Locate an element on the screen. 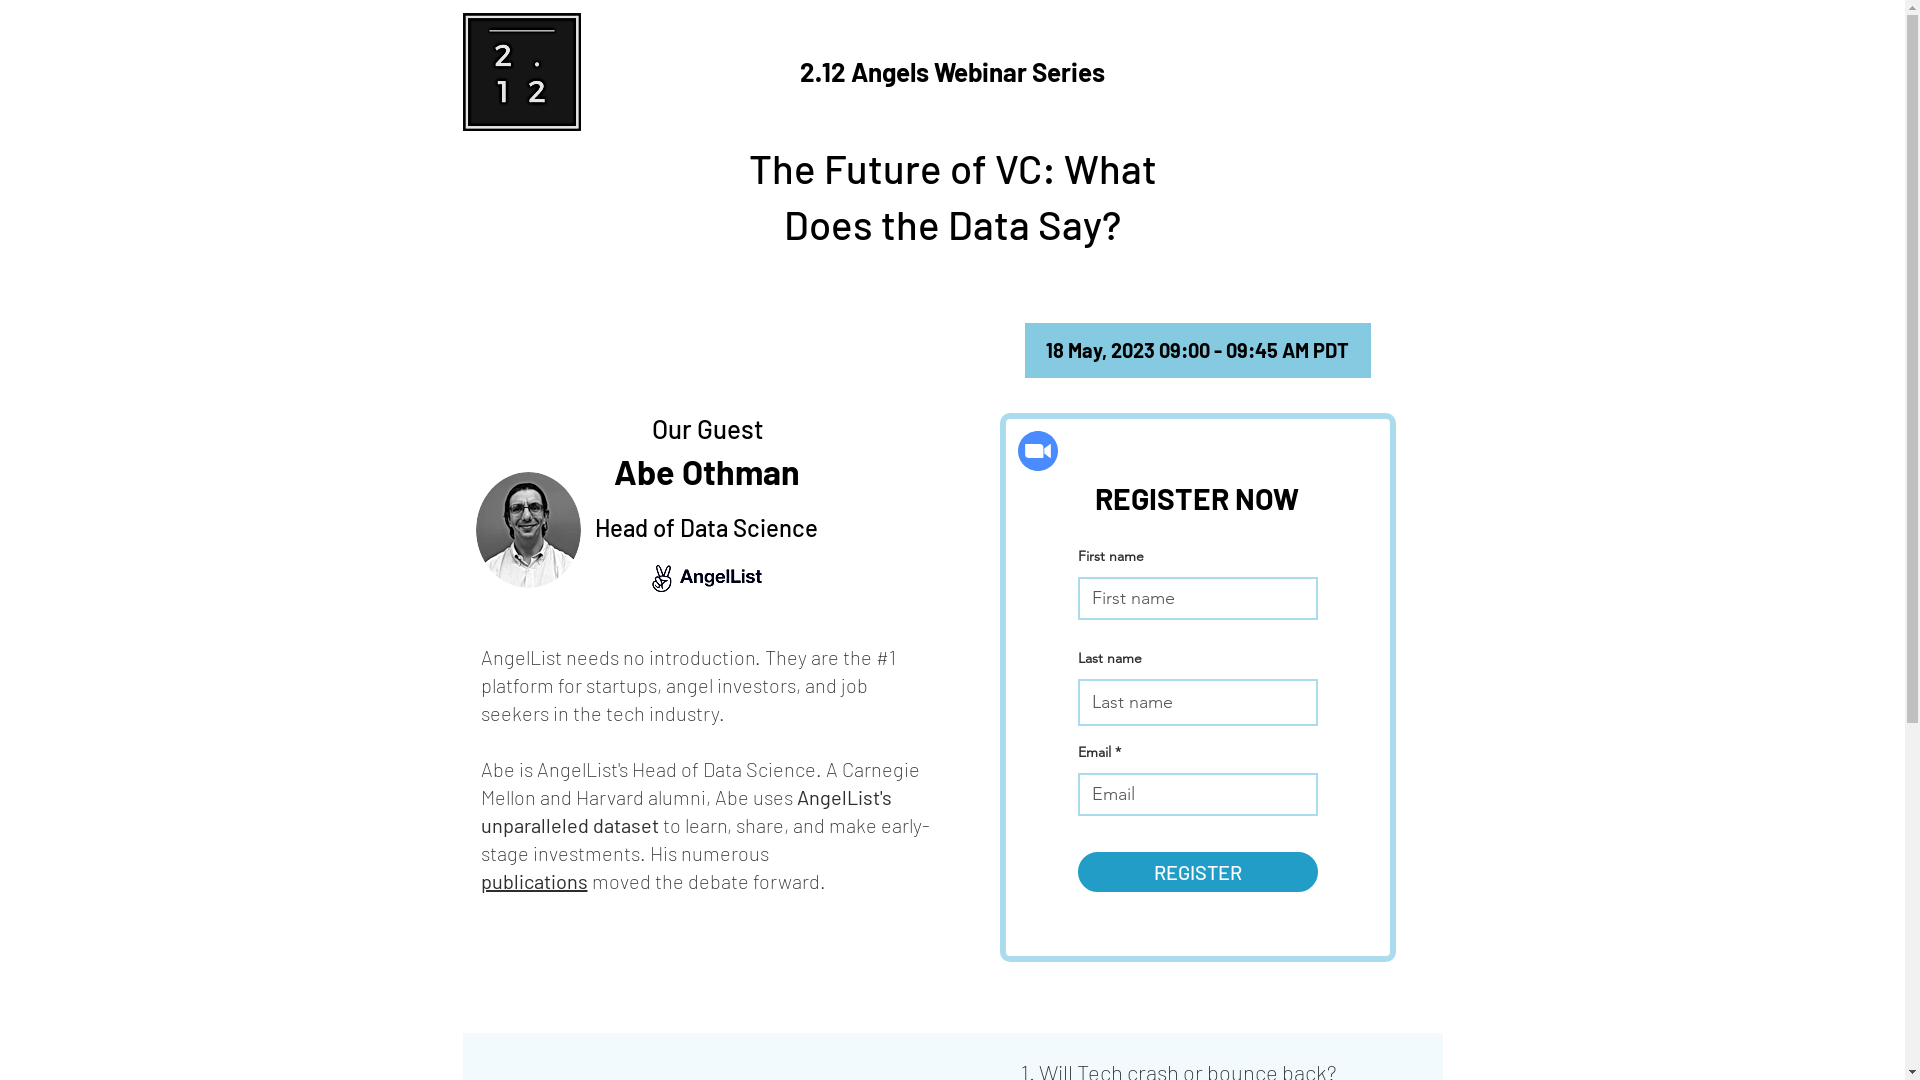  'REGISTER' is located at coordinates (1198, 870).